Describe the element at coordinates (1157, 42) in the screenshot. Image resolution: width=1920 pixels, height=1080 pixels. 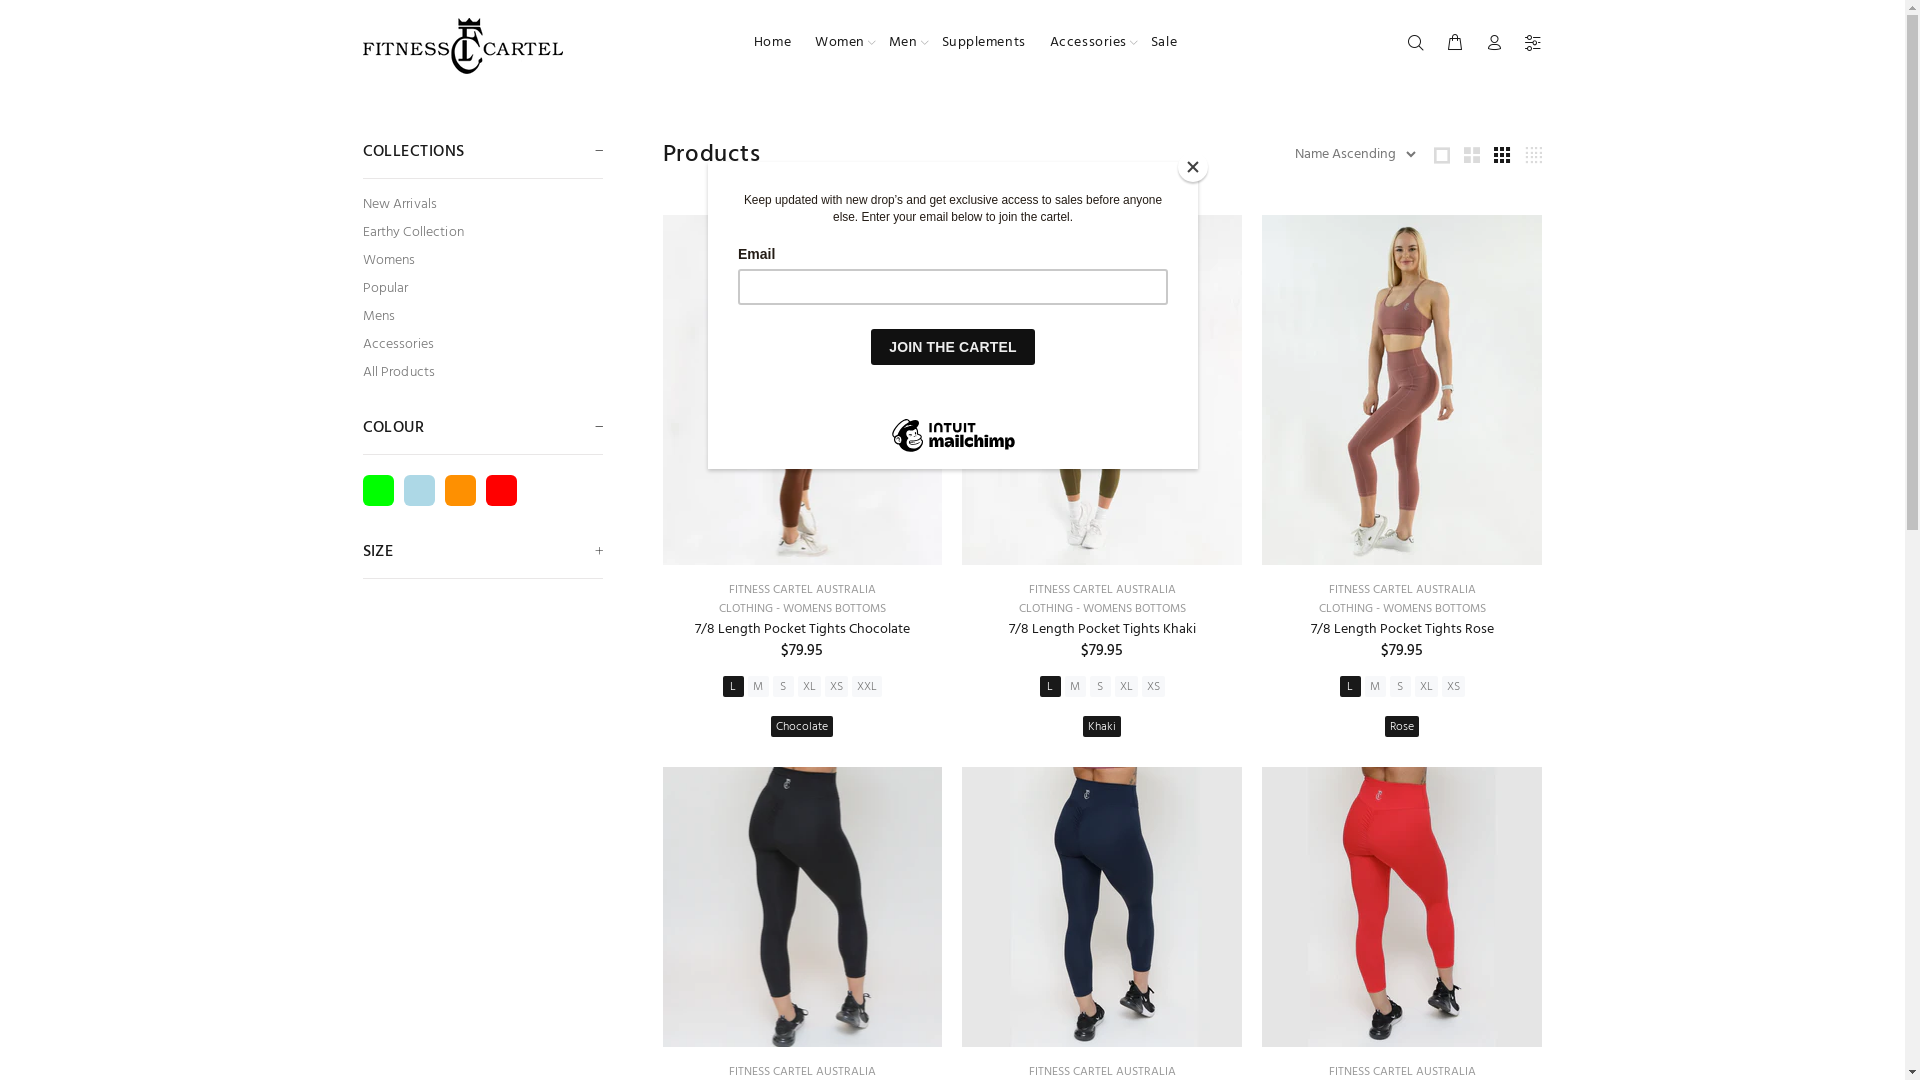
I see `'Sale'` at that location.